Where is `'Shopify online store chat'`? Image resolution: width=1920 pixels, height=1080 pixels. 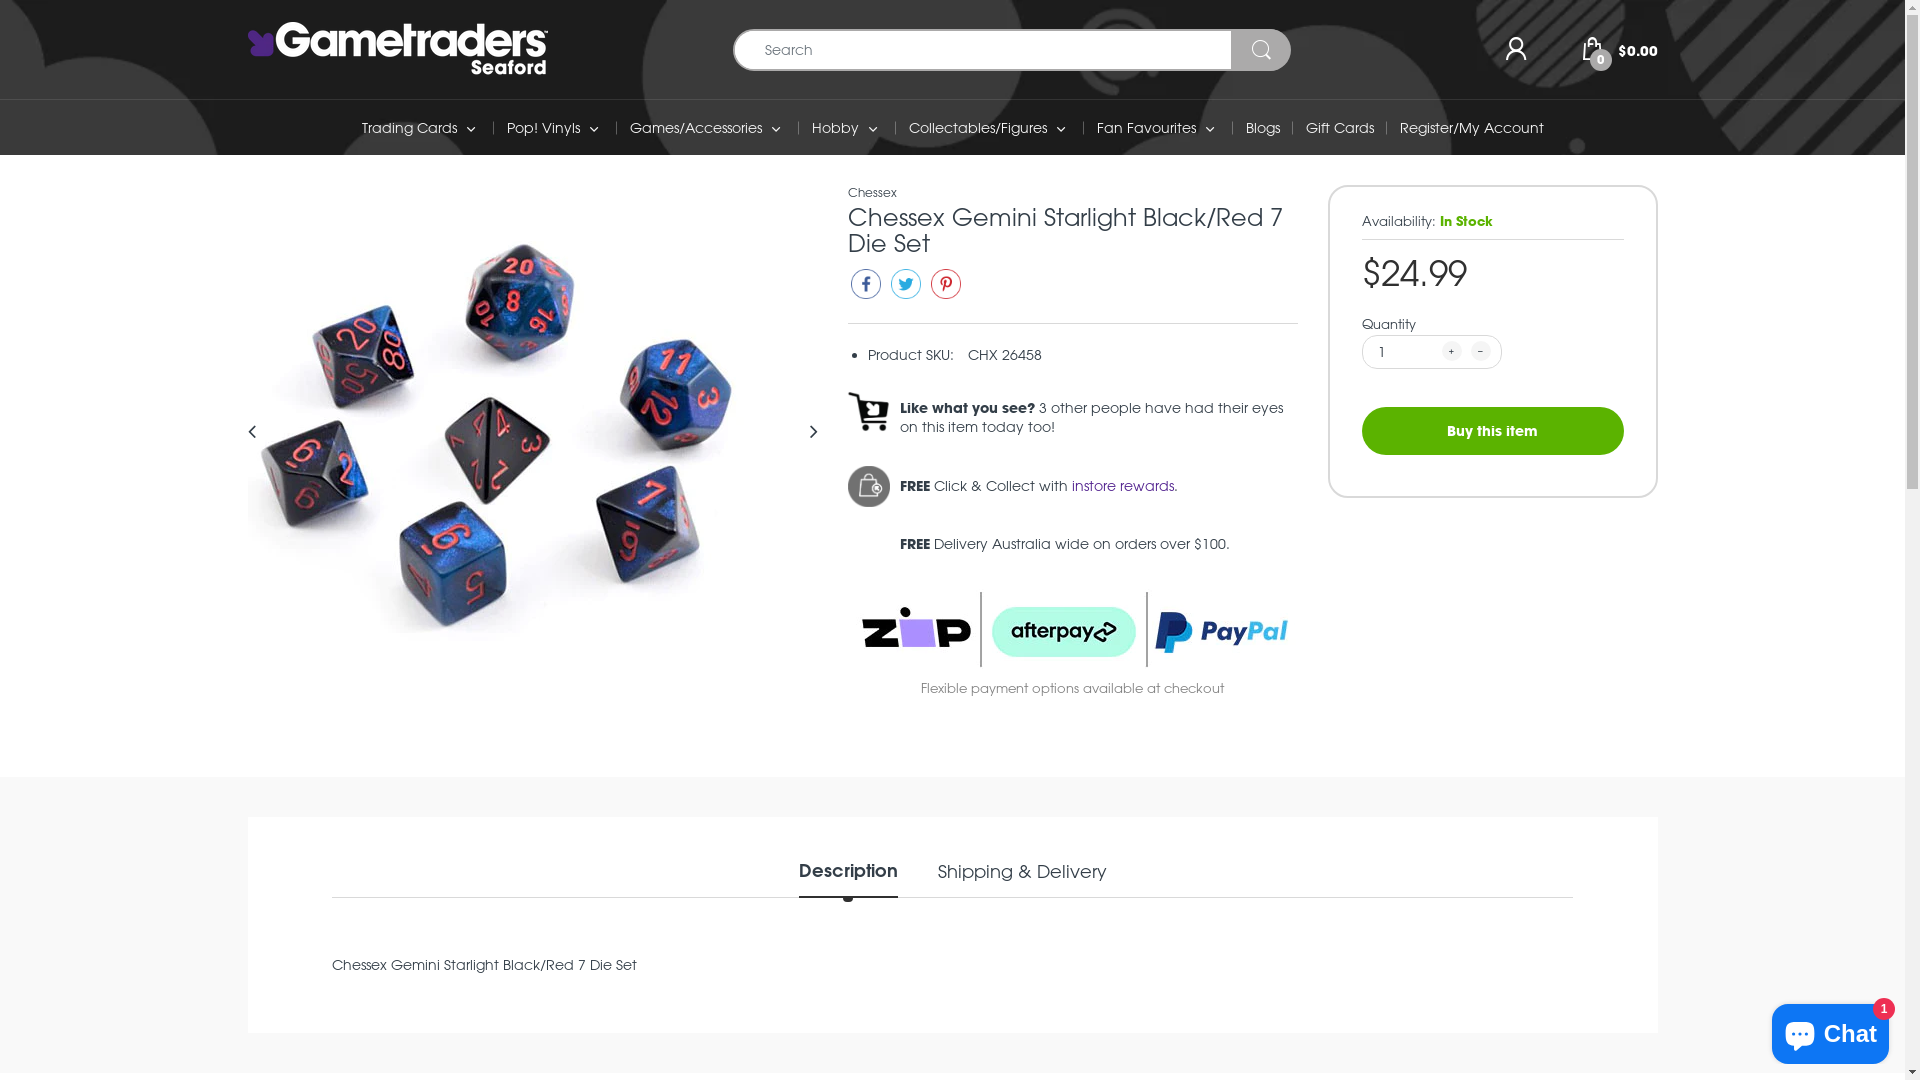 'Shopify online store chat' is located at coordinates (1830, 1029).